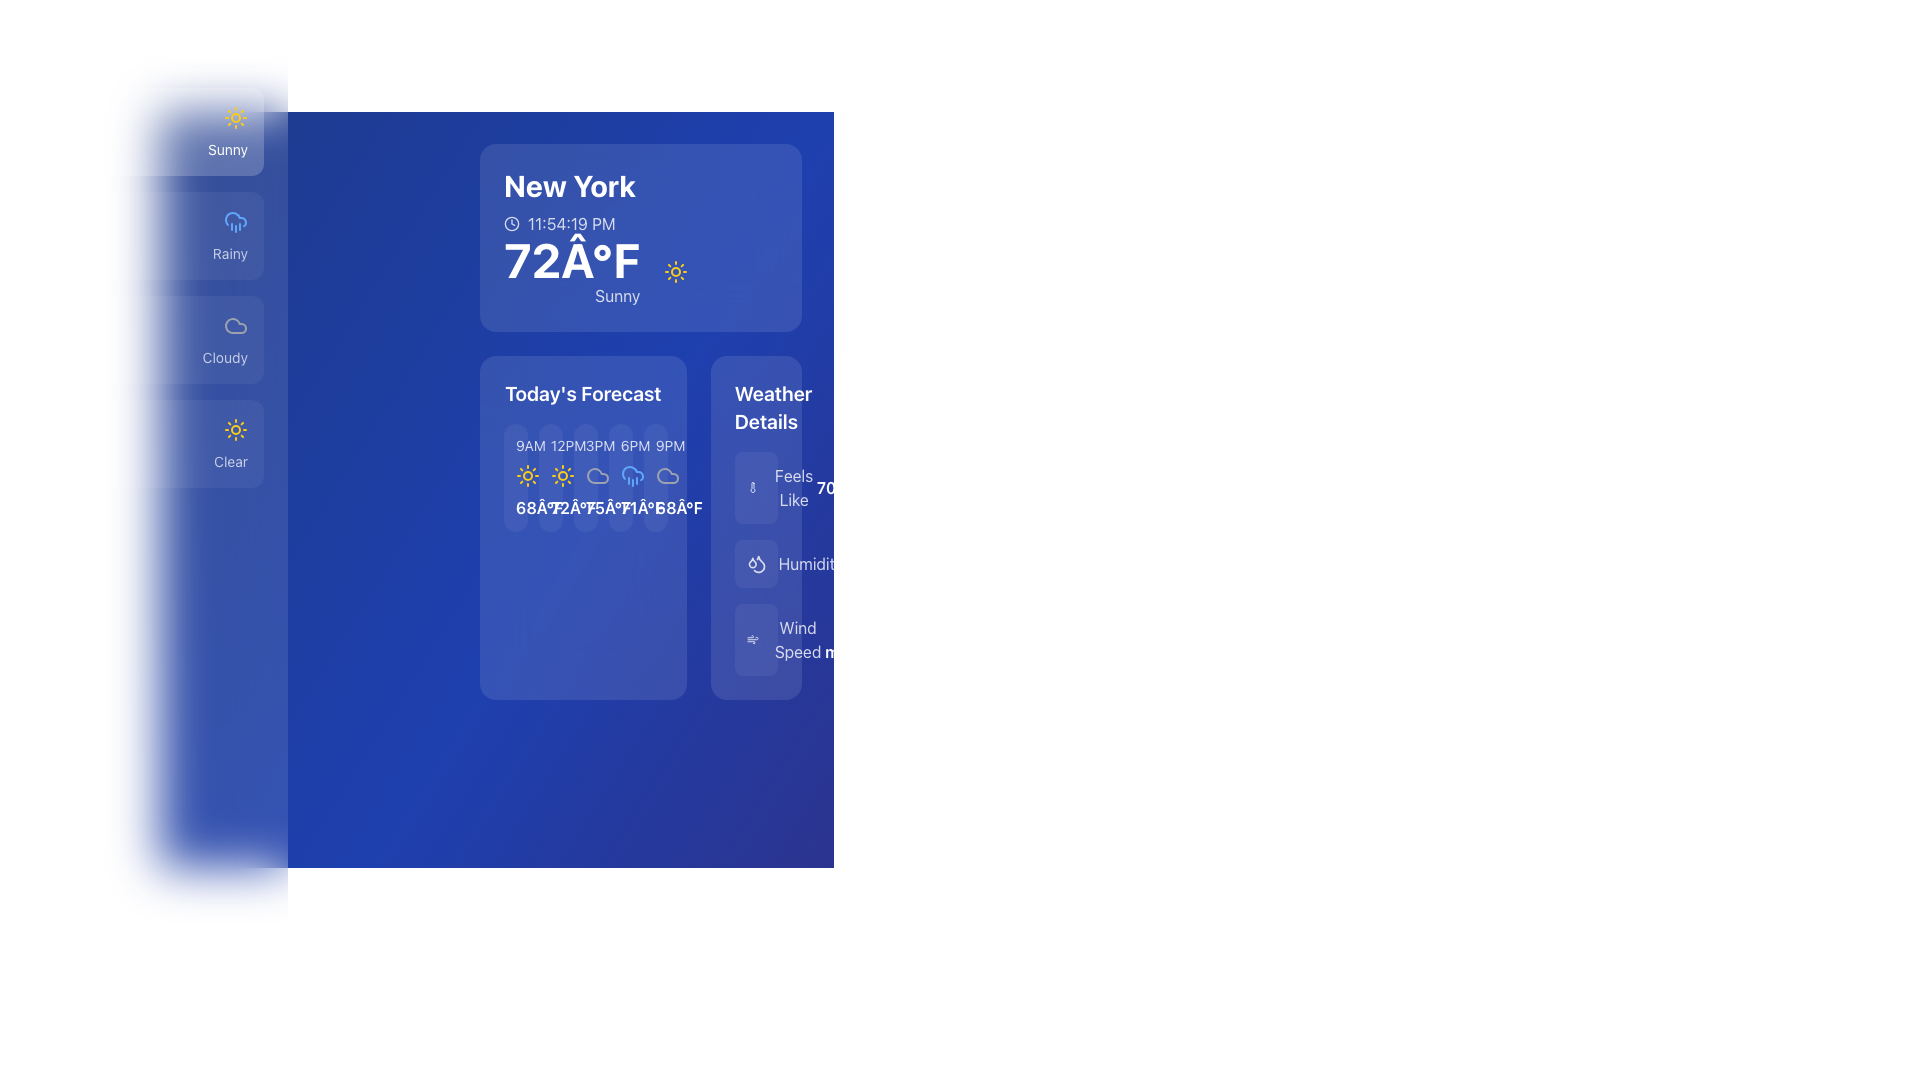  What do you see at coordinates (227, 149) in the screenshot?
I see `the text label displaying the current weather condition` at bounding box center [227, 149].